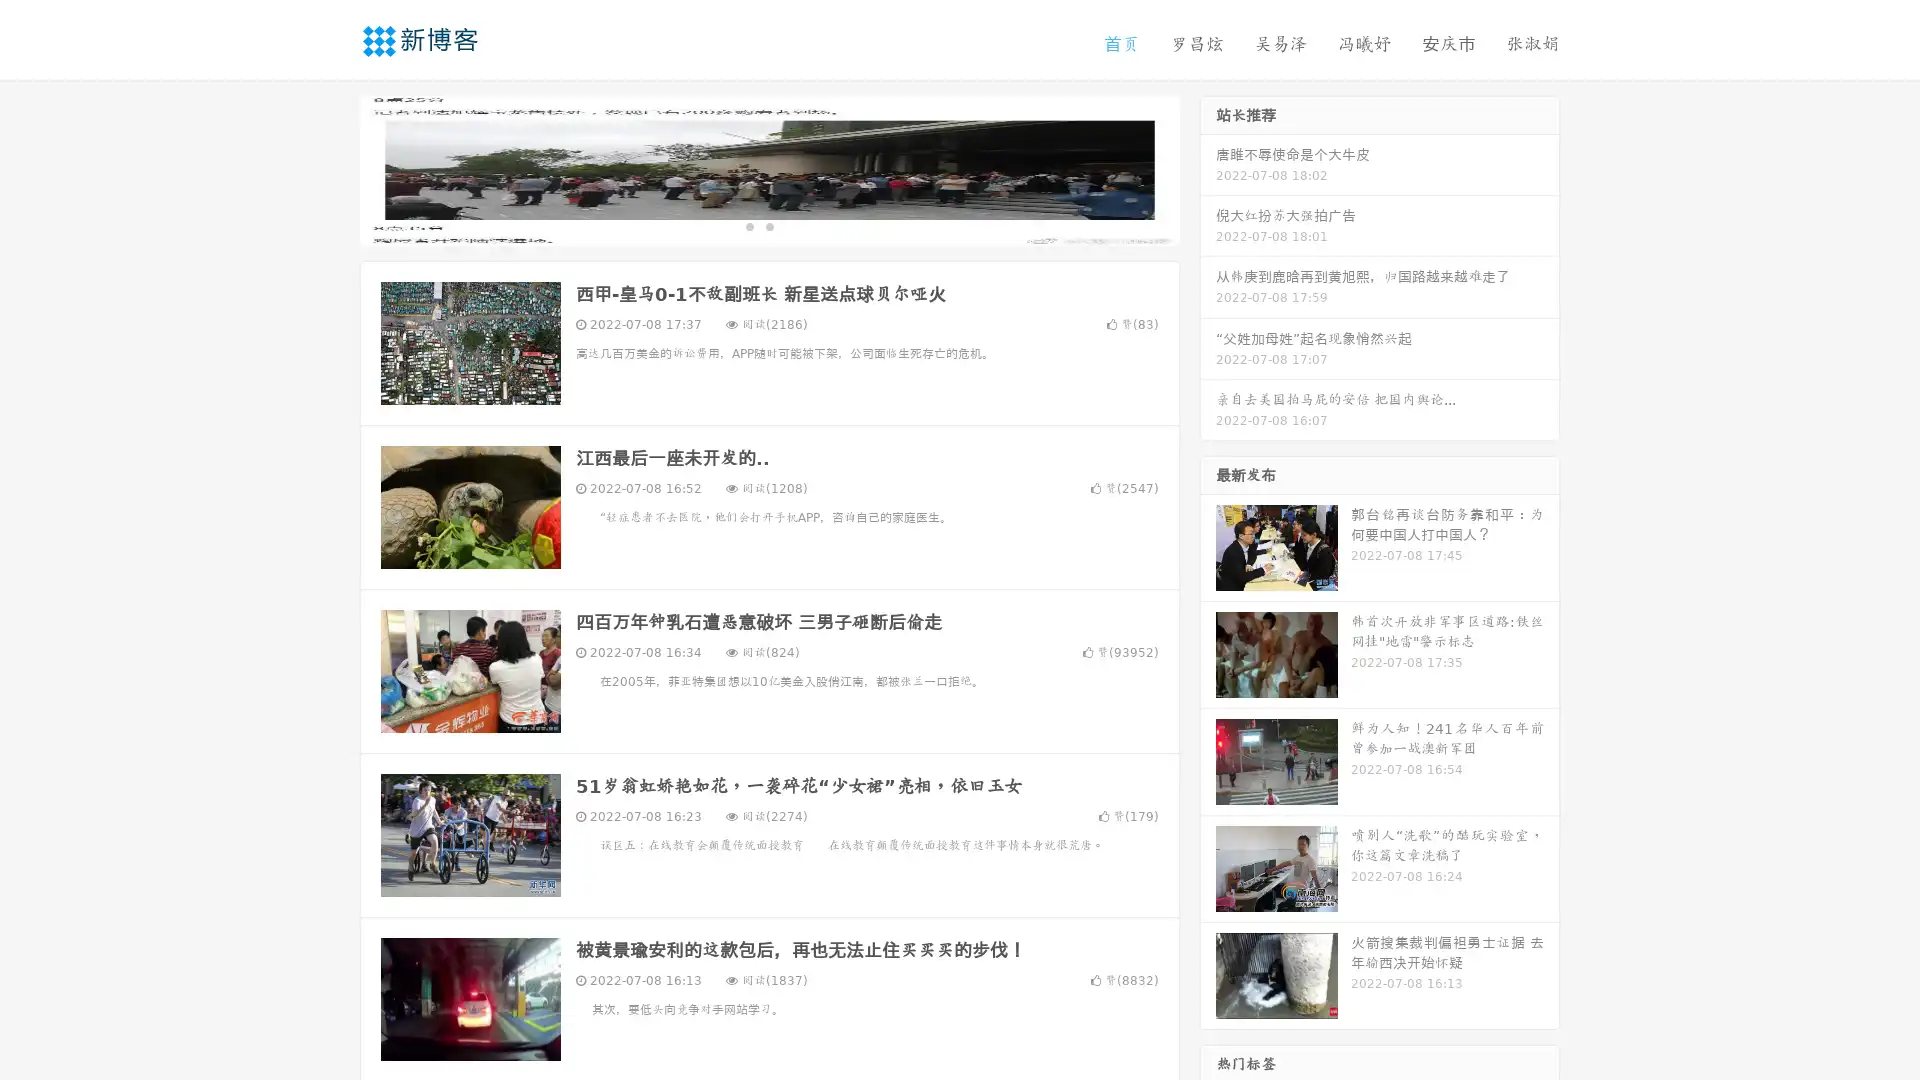  What do you see at coordinates (768, 225) in the screenshot?
I see `Go to slide 2` at bounding box center [768, 225].